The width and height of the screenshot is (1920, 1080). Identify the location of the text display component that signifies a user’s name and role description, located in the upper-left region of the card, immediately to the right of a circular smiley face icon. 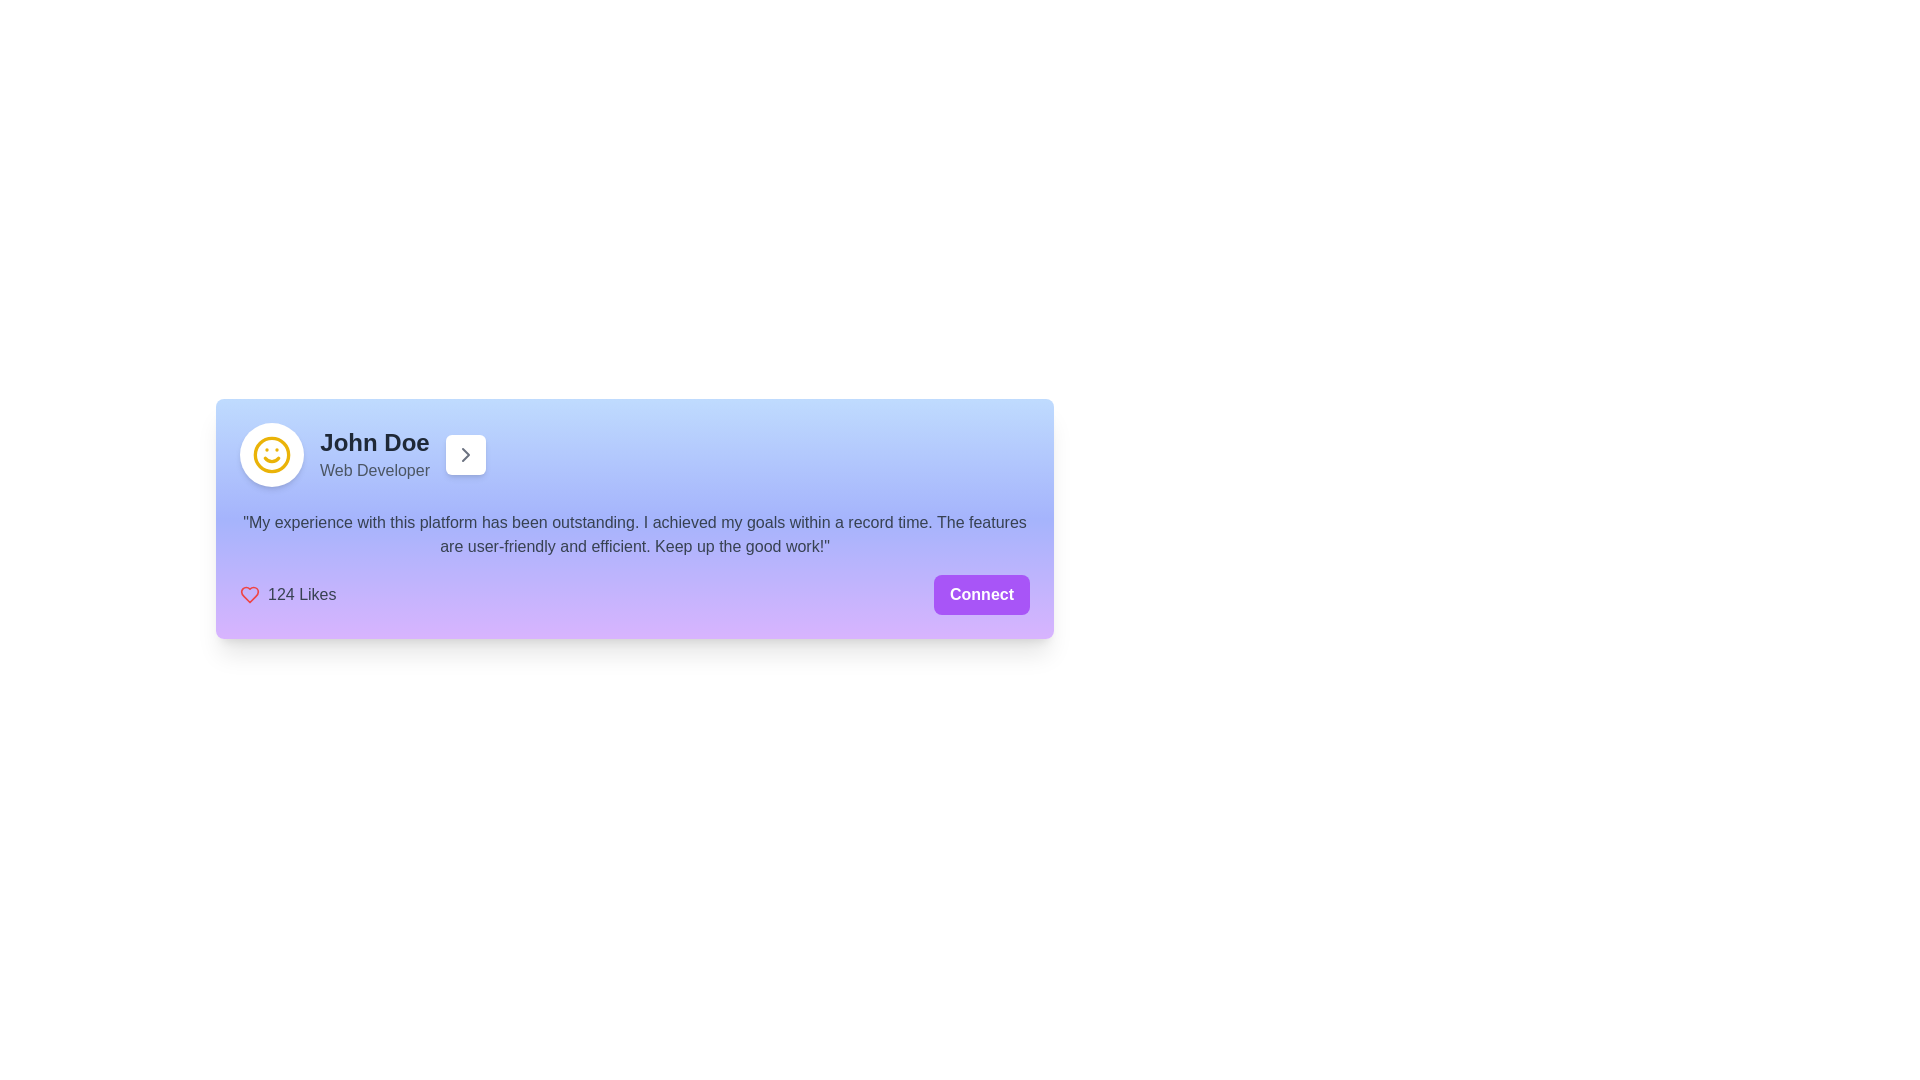
(374, 455).